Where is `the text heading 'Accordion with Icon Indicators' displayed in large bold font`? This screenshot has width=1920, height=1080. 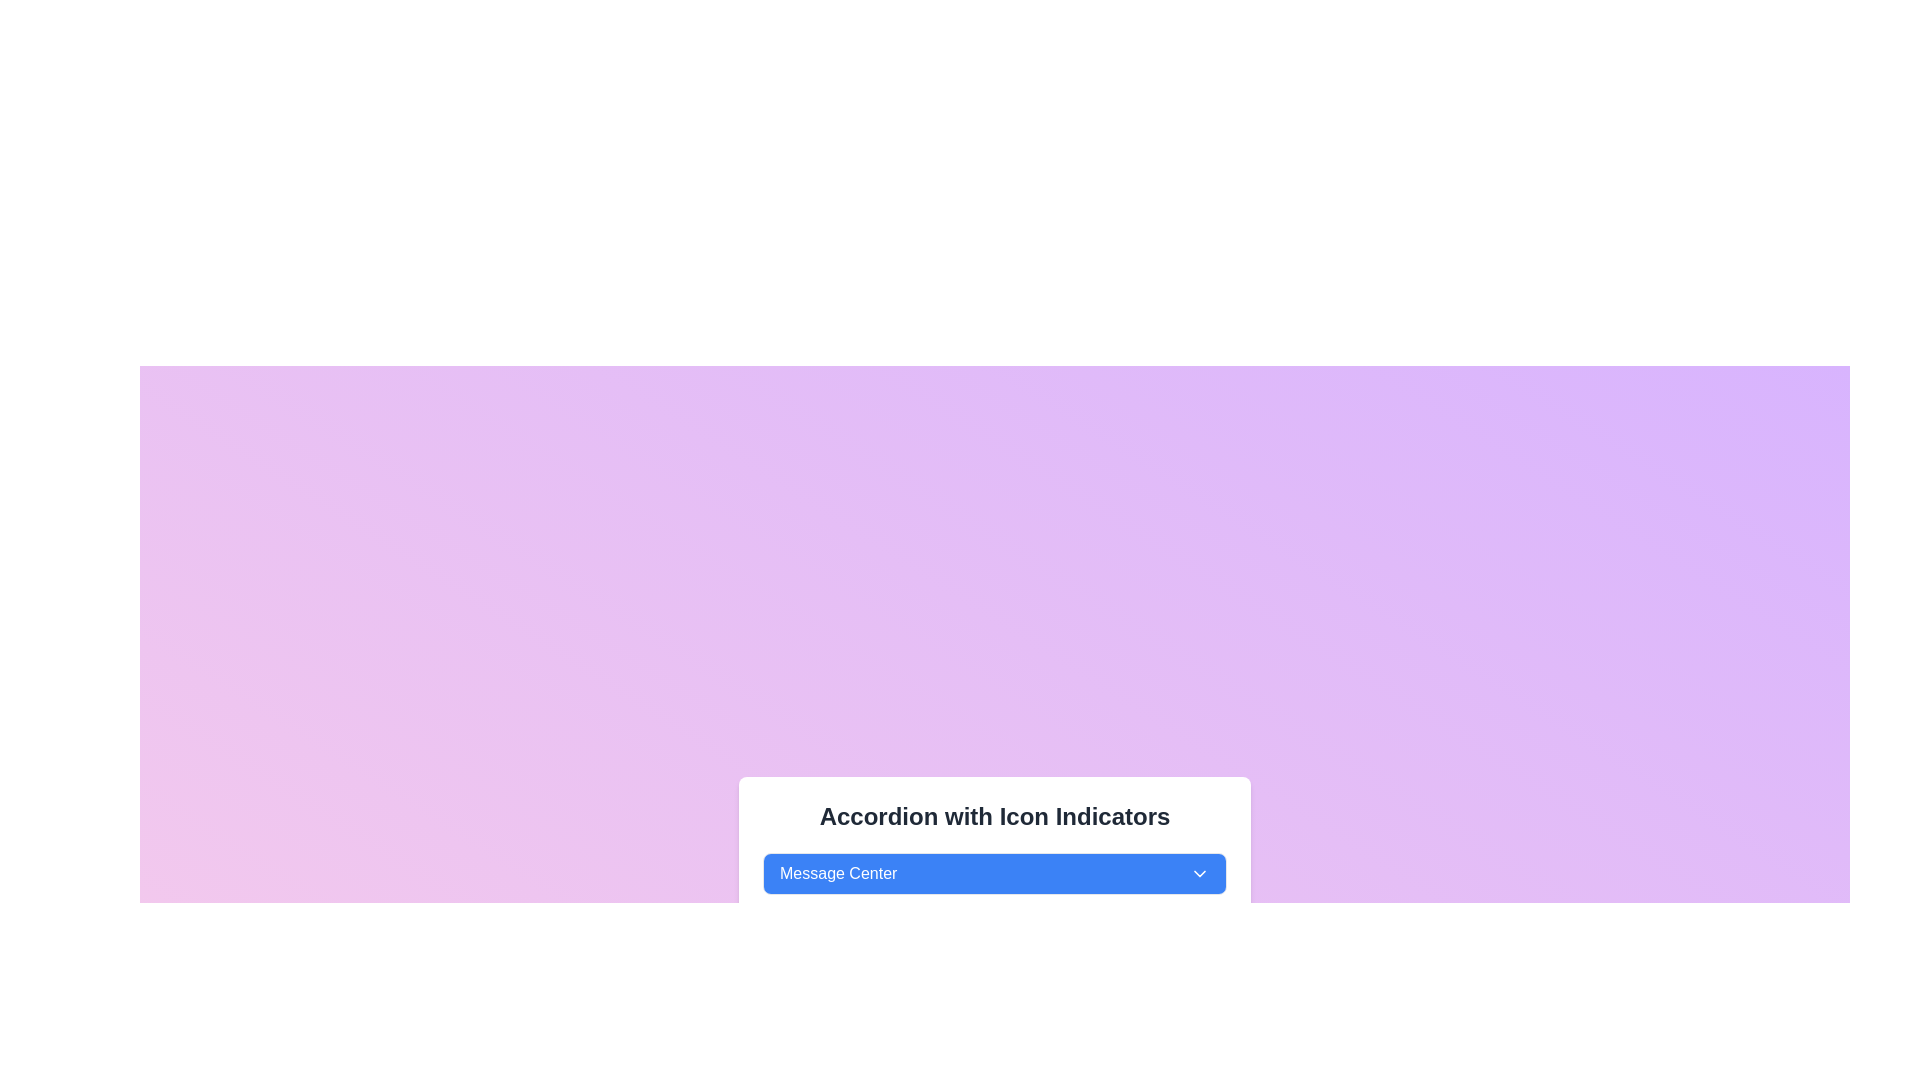 the text heading 'Accordion with Icon Indicators' displayed in large bold font is located at coordinates (994, 817).